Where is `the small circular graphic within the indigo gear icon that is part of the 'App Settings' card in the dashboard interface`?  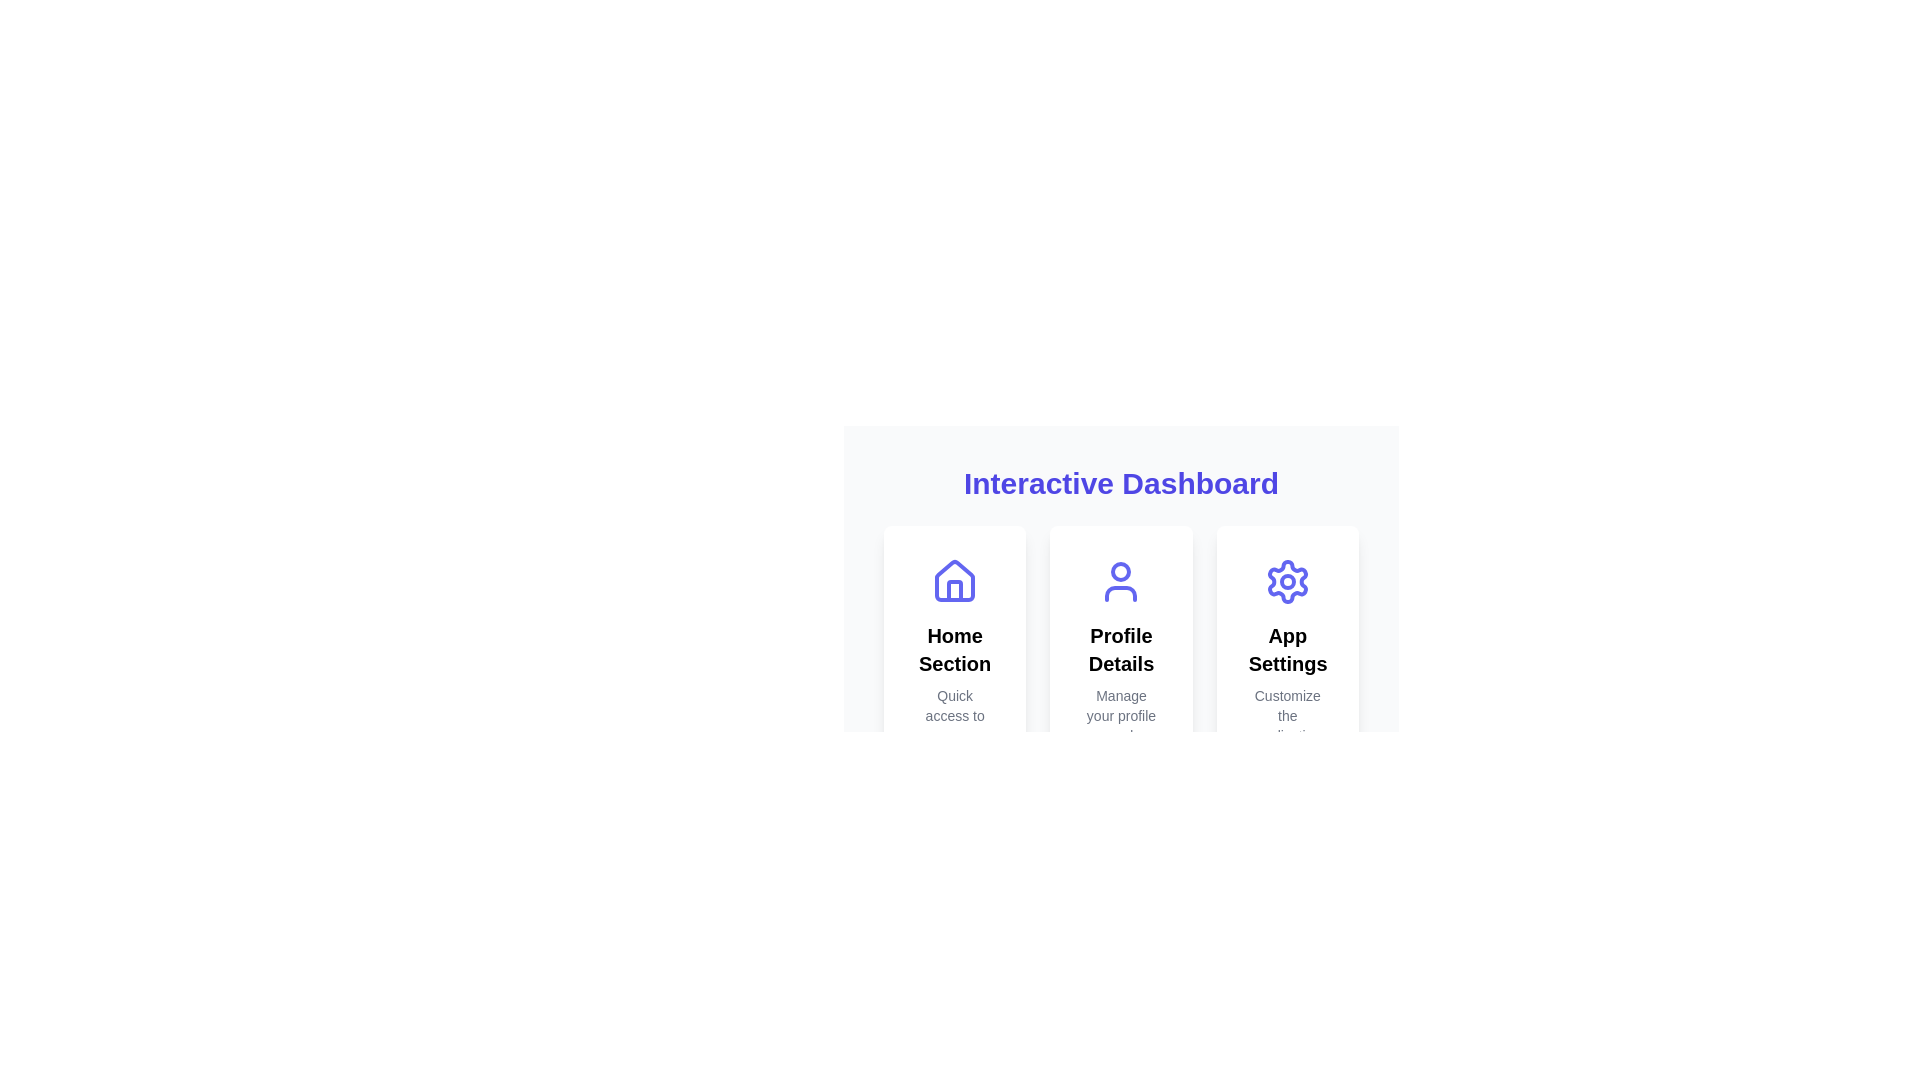 the small circular graphic within the indigo gear icon that is part of the 'App Settings' card in the dashboard interface is located at coordinates (1287, 582).